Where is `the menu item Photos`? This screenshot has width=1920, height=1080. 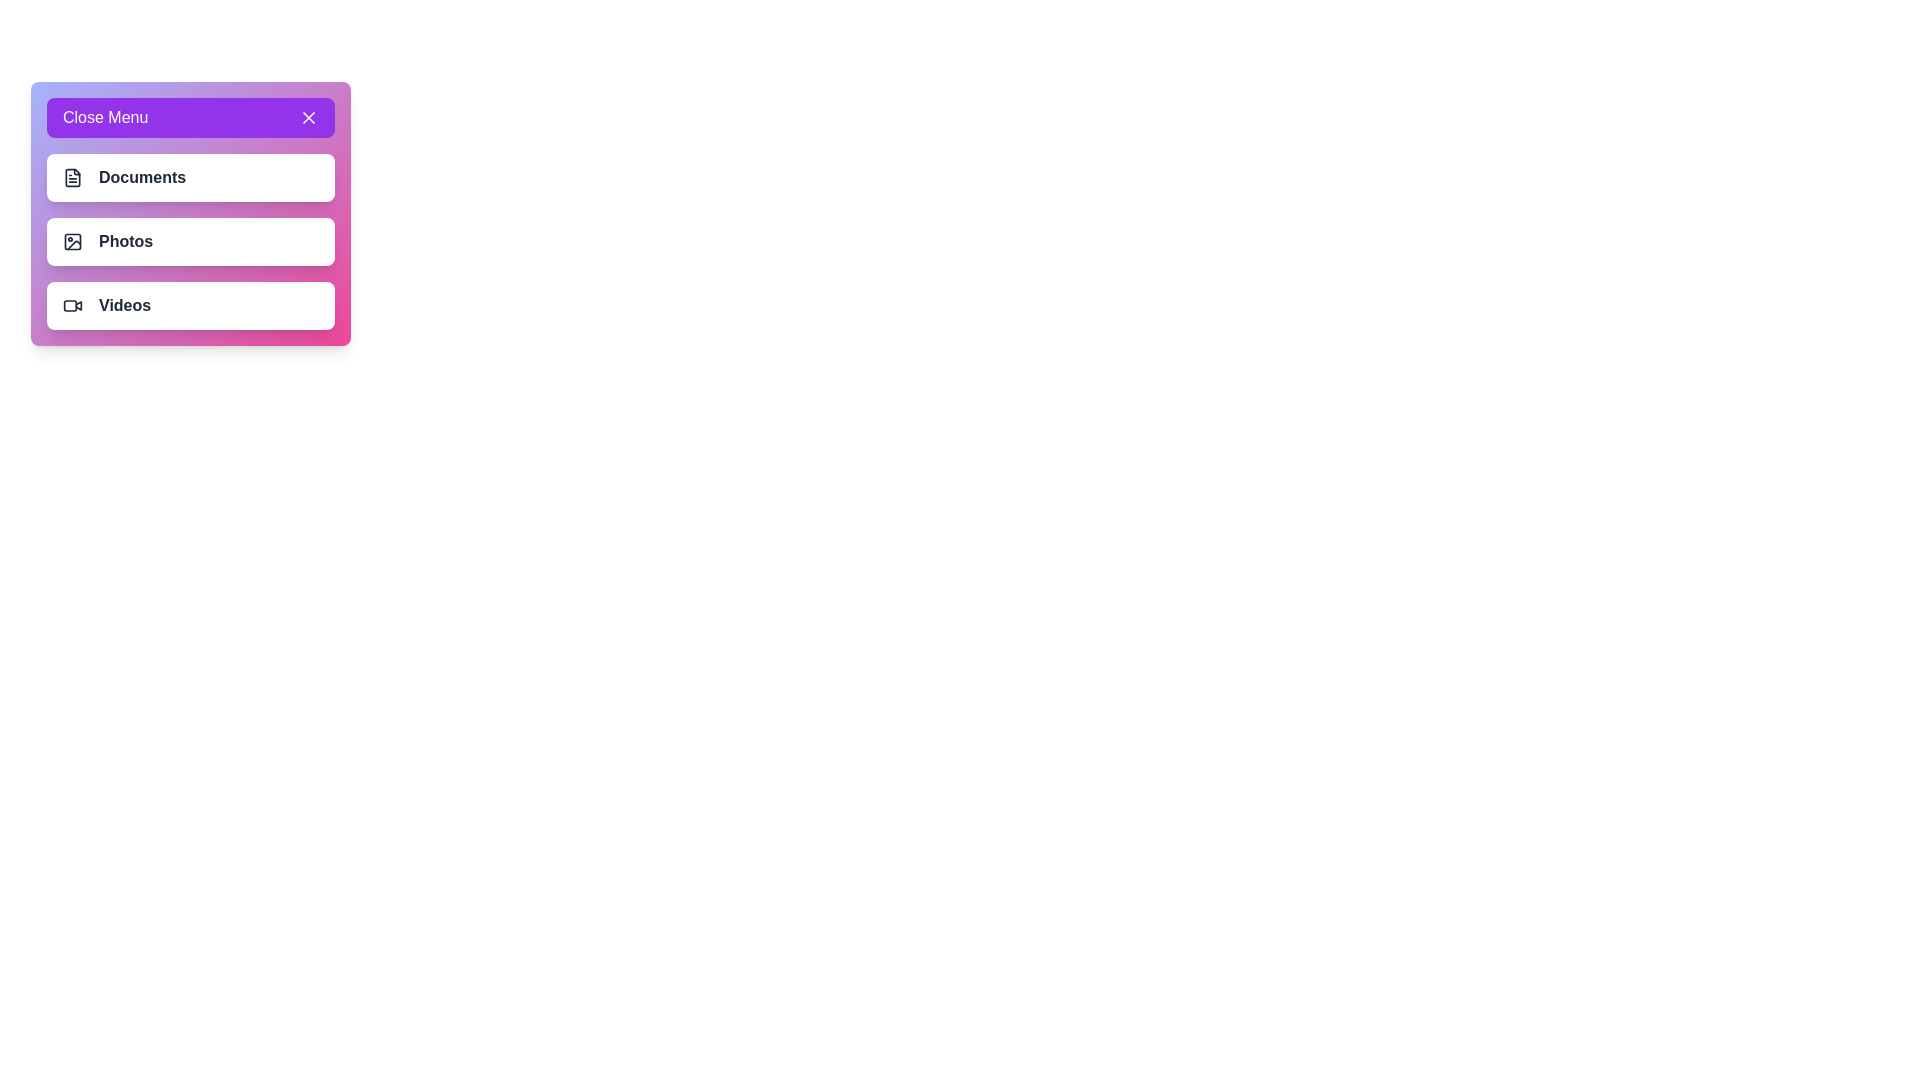
the menu item Photos is located at coordinates (72, 241).